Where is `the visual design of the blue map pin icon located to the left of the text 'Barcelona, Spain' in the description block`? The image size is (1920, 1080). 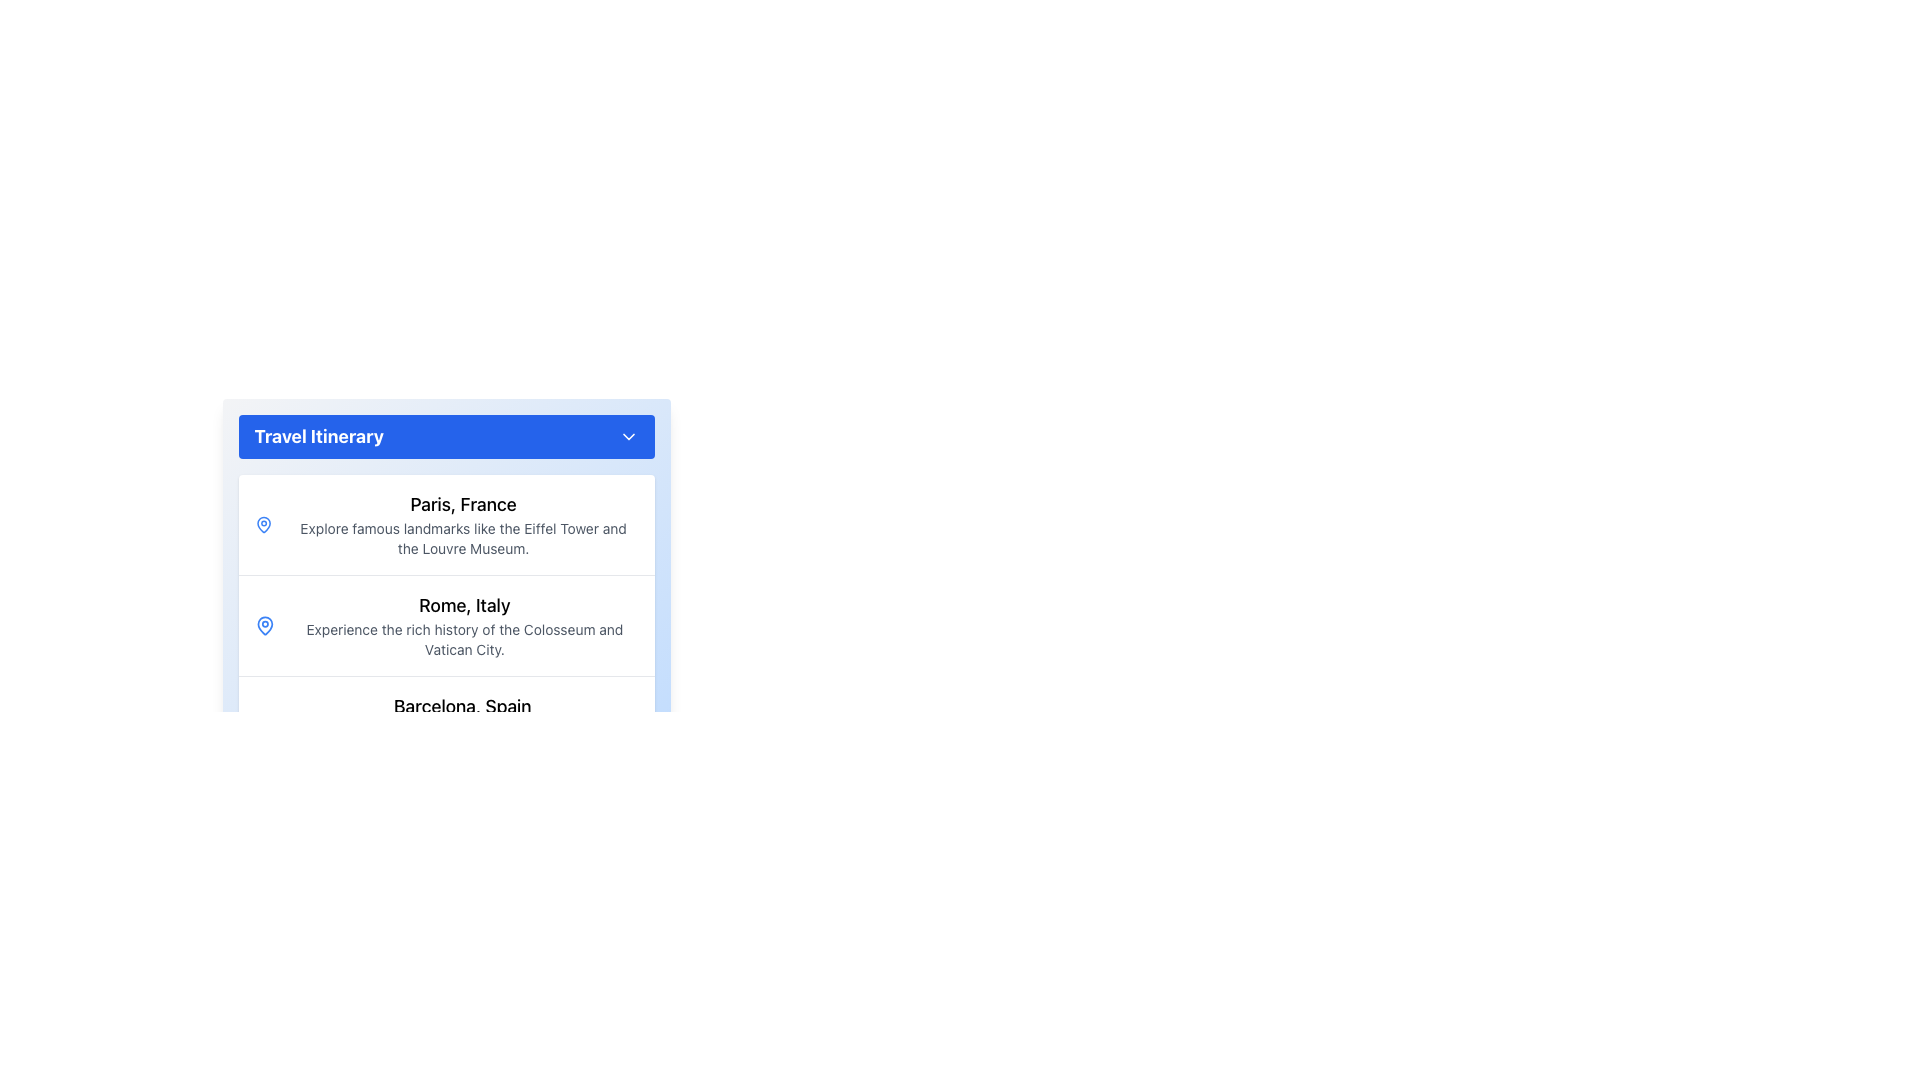
the visual design of the blue map pin icon located to the left of the text 'Barcelona, Spain' in the description block is located at coordinates (261, 726).